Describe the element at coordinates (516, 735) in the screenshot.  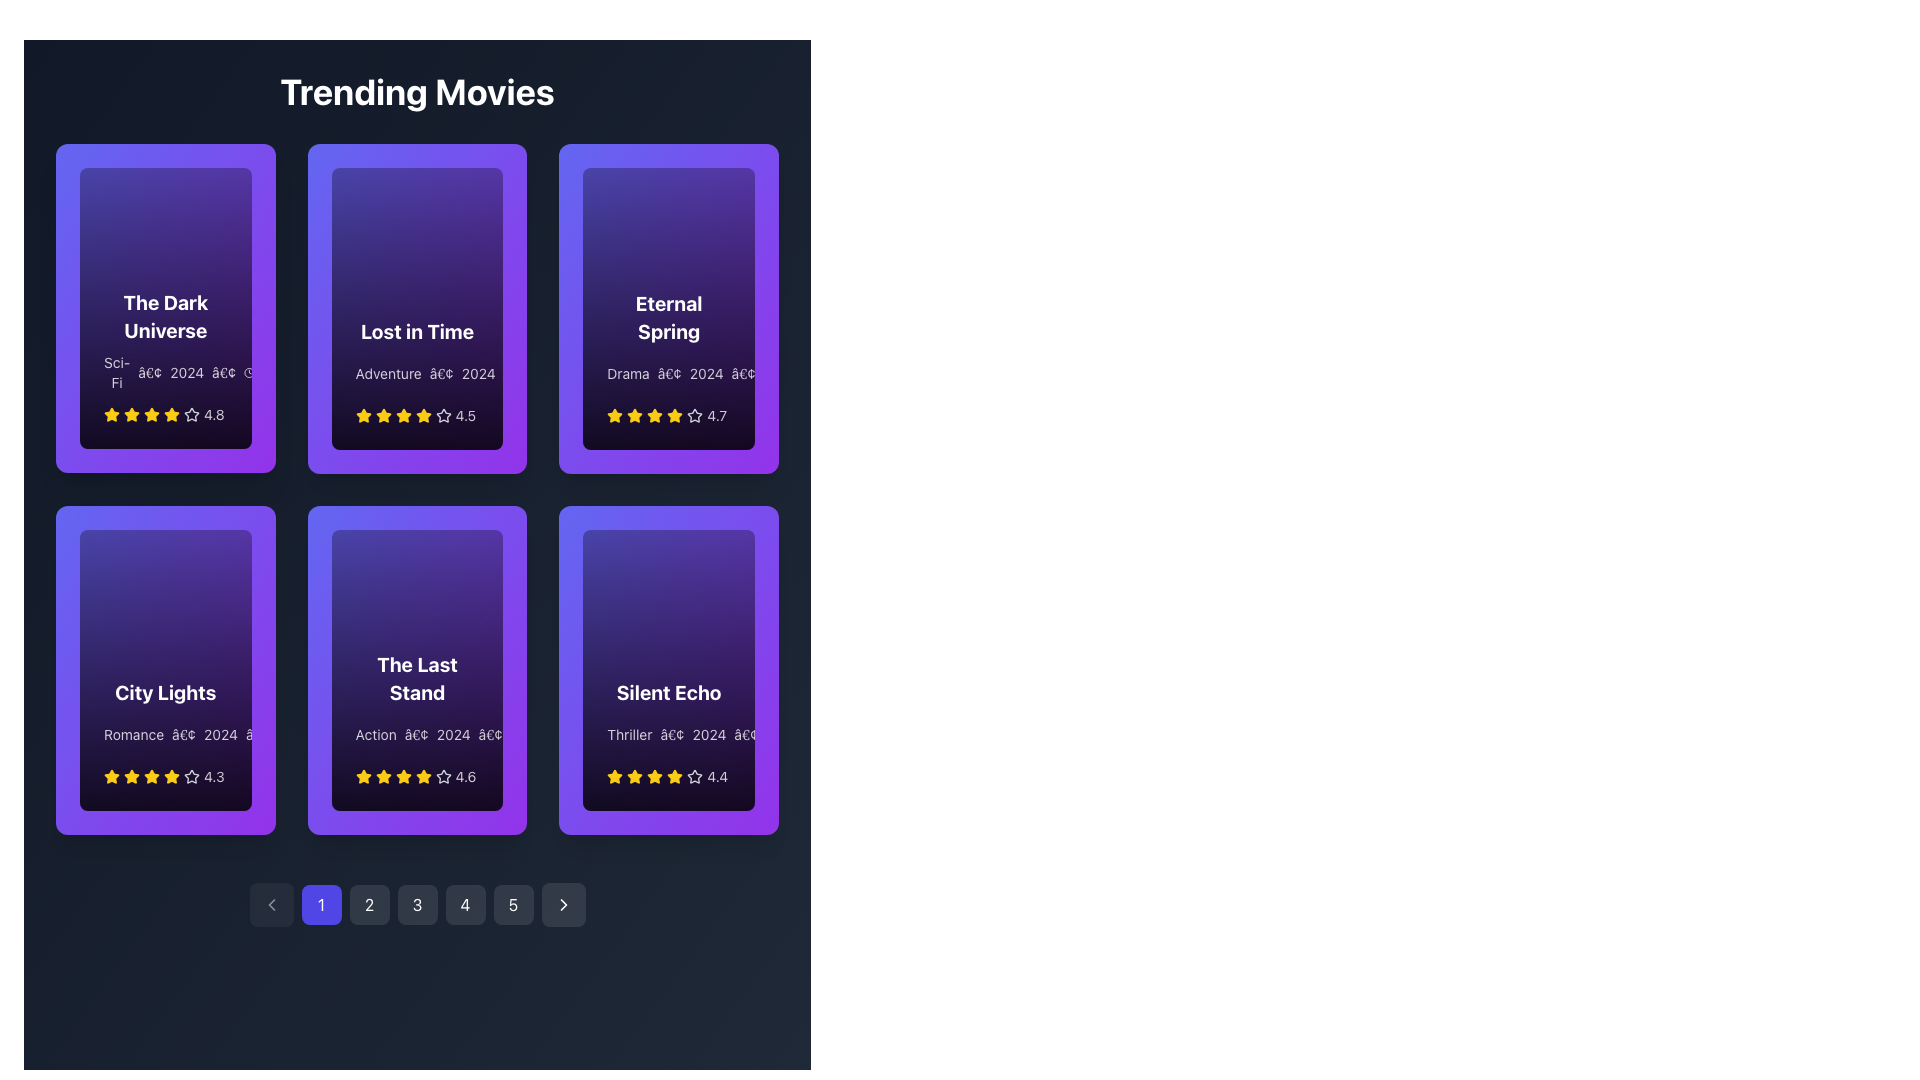
I see `the clock icon located within the movie card 'The Last Stand', positioned to the right of the genre and year text` at that location.